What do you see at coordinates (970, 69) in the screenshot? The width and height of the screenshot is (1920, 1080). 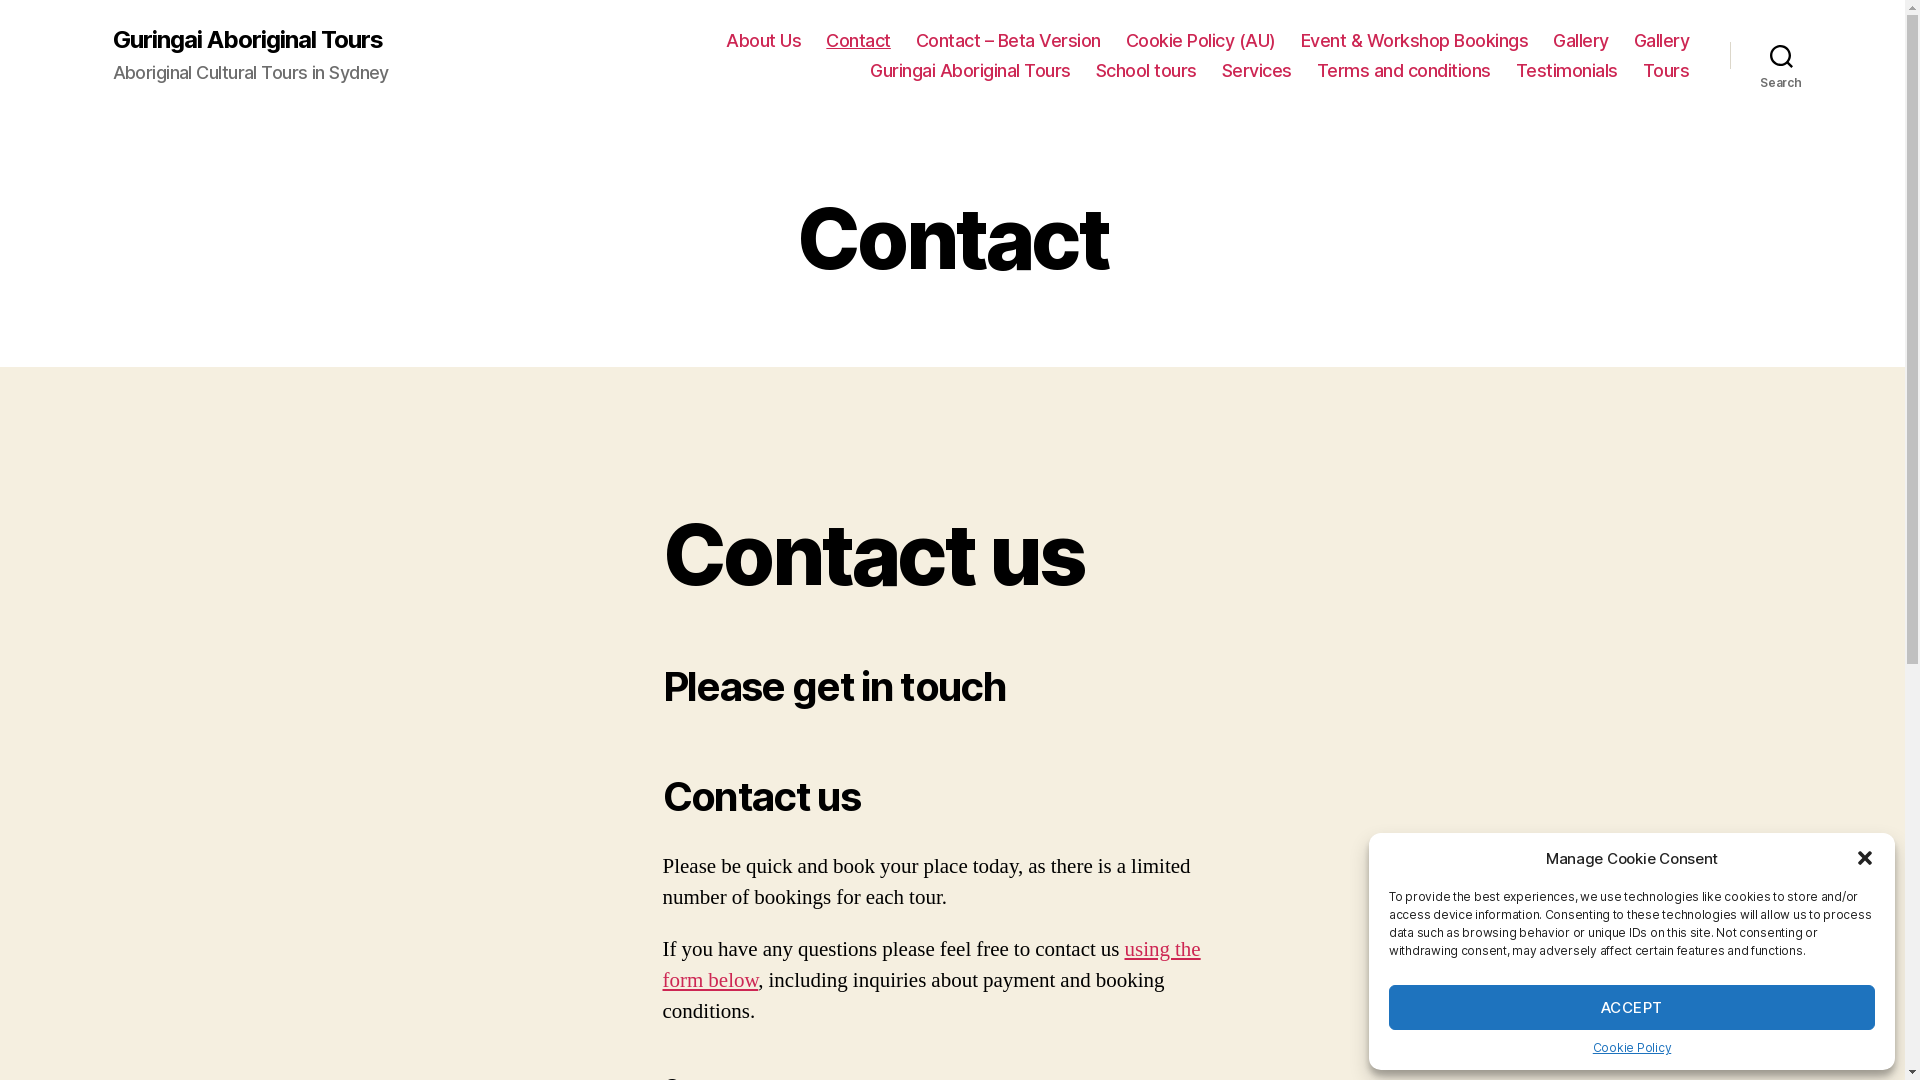 I see `'Guringai Aboriginal Tours'` at bounding box center [970, 69].